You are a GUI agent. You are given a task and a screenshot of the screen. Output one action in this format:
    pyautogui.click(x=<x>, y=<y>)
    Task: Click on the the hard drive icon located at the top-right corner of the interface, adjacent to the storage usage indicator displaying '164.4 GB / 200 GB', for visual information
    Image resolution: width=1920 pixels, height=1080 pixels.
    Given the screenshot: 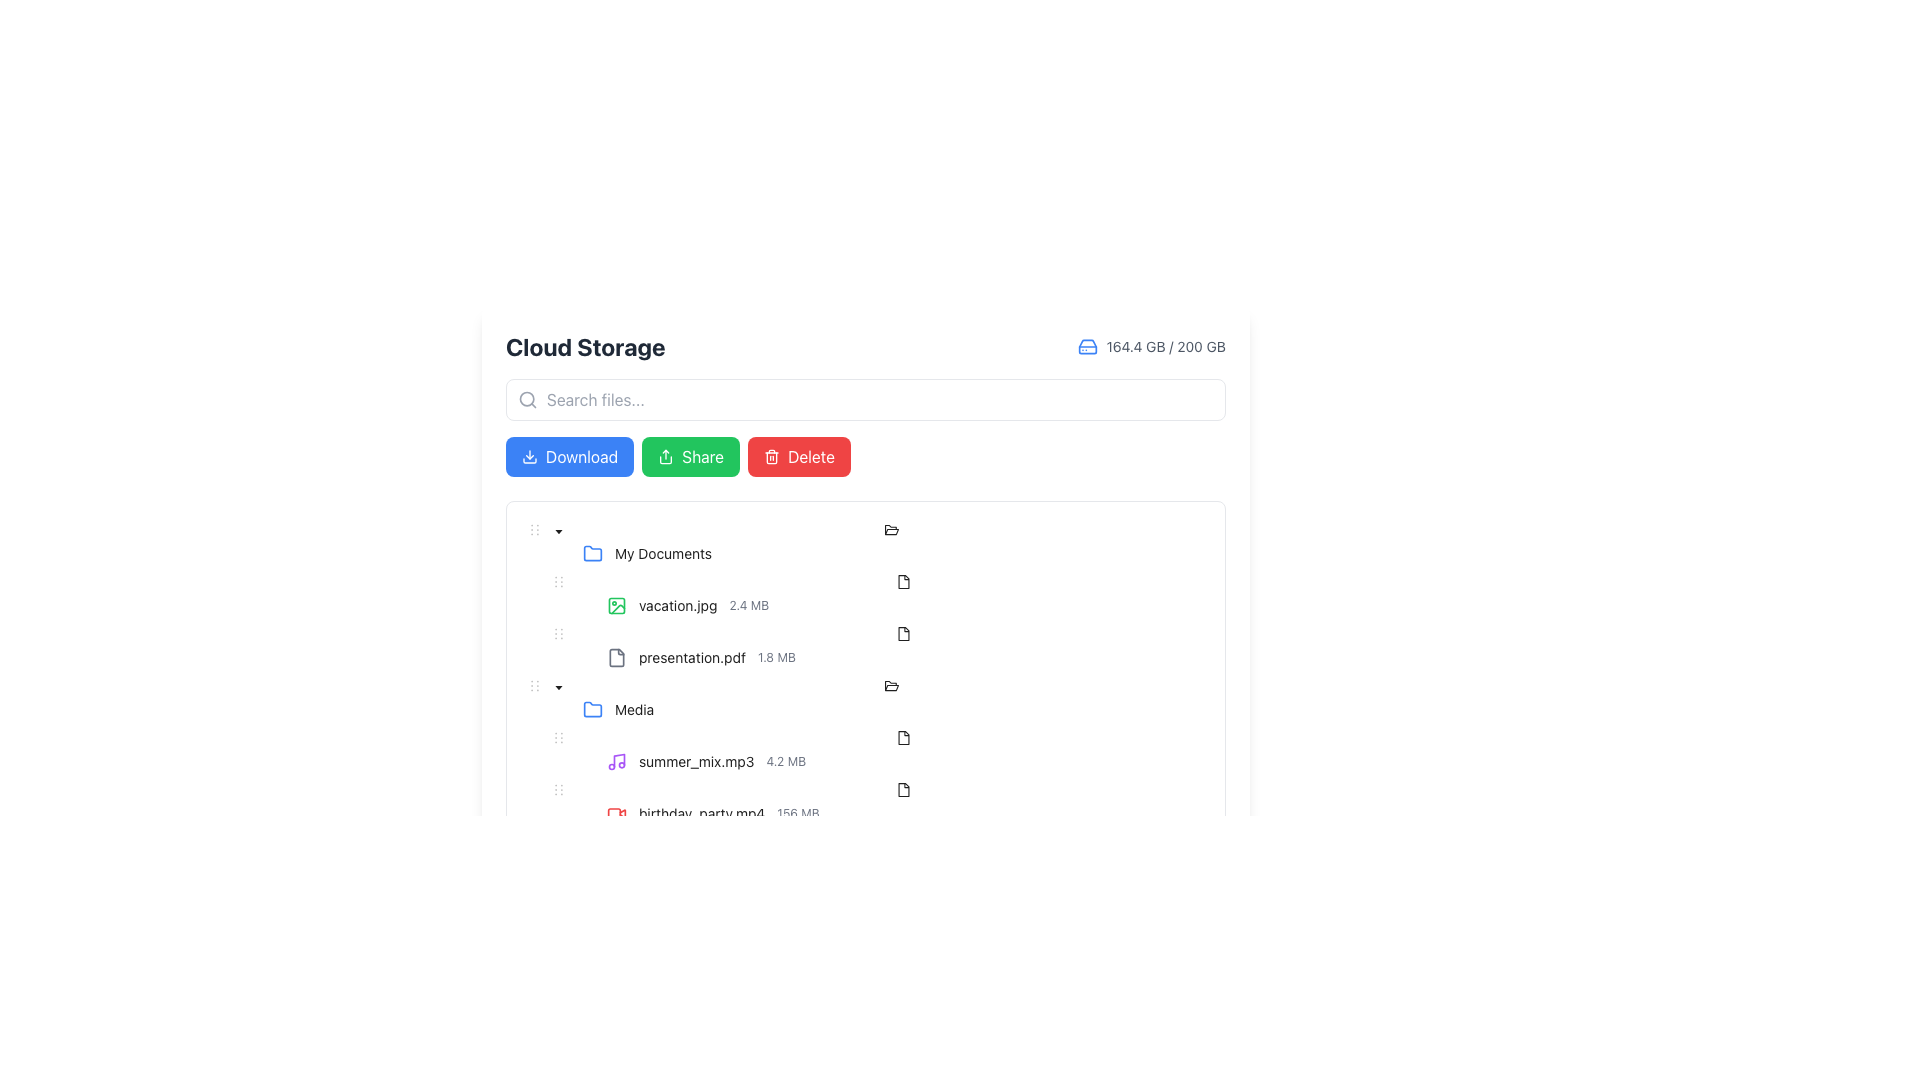 What is the action you would take?
    pyautogui.click(x=1087, y=346)
    